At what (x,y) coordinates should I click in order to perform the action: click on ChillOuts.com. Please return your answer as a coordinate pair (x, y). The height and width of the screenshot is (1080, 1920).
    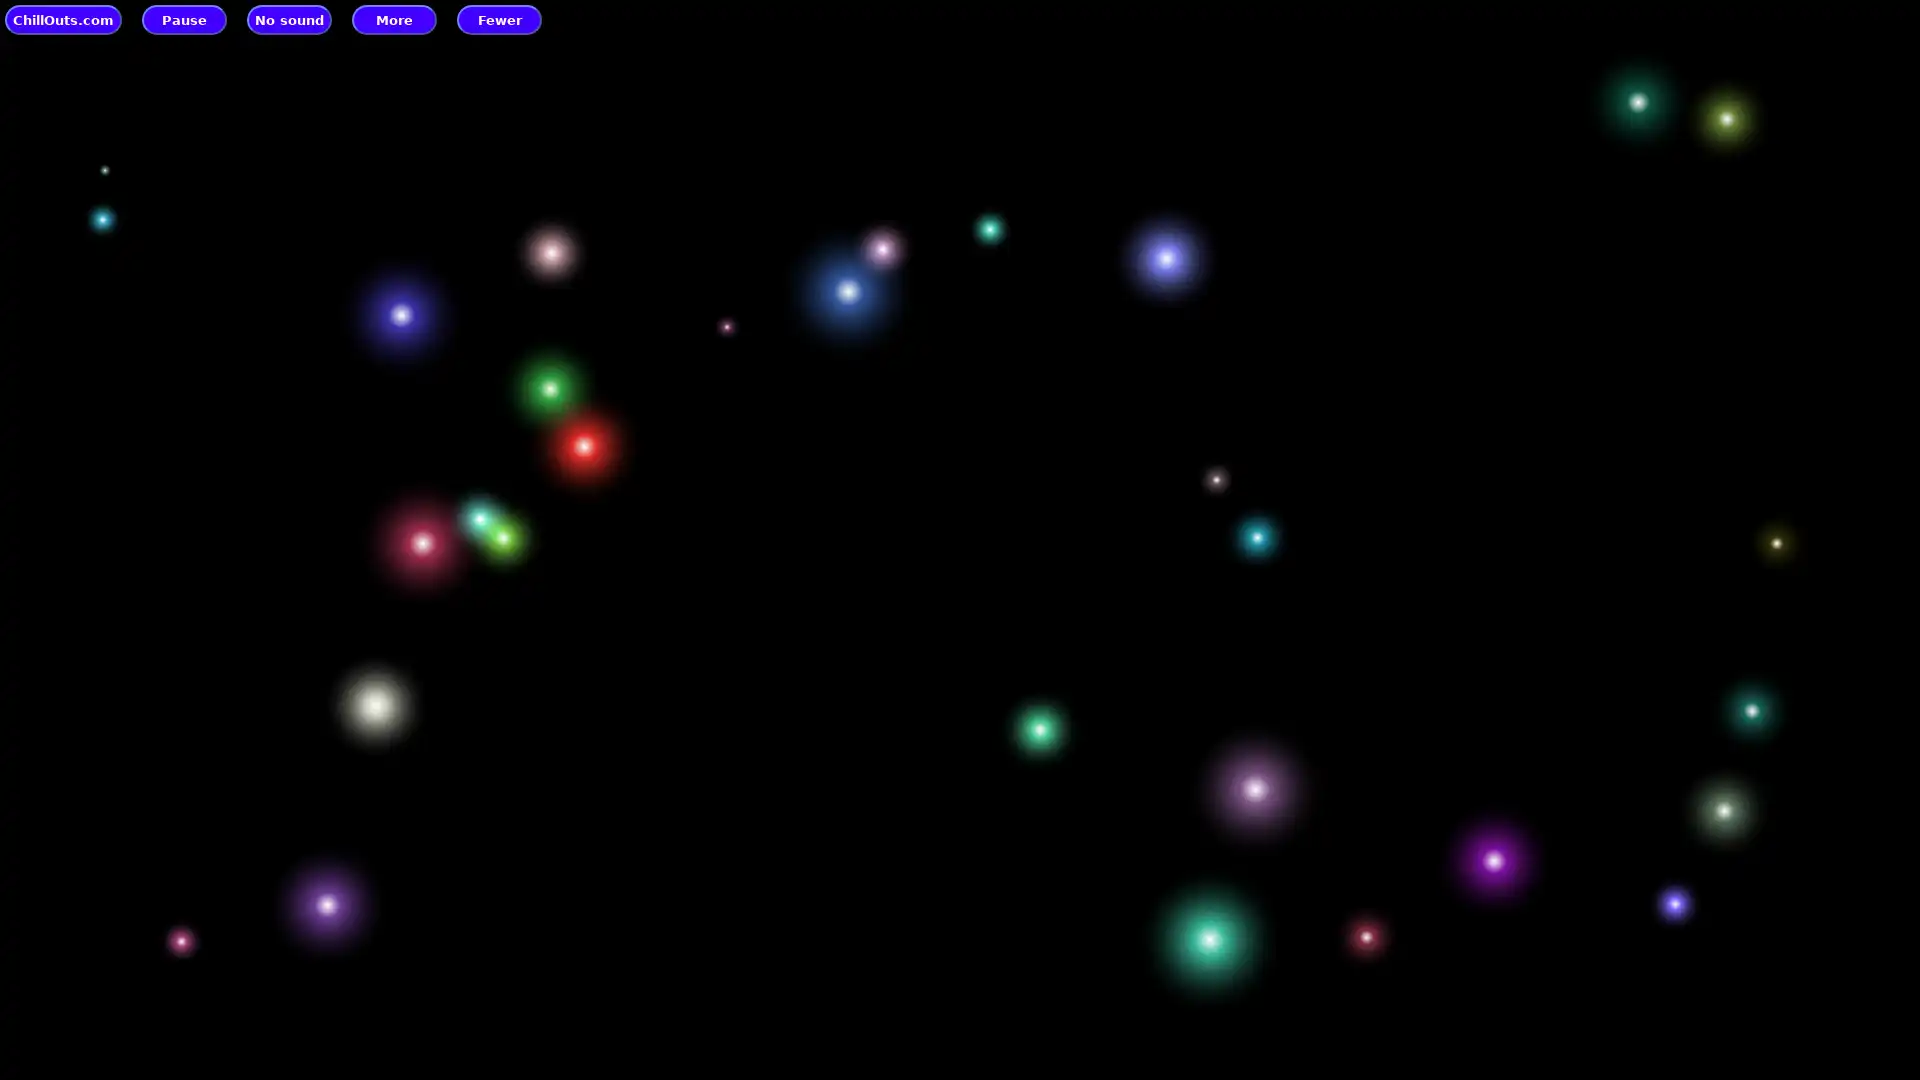
    Looking at the image, I should click on (63, 19).